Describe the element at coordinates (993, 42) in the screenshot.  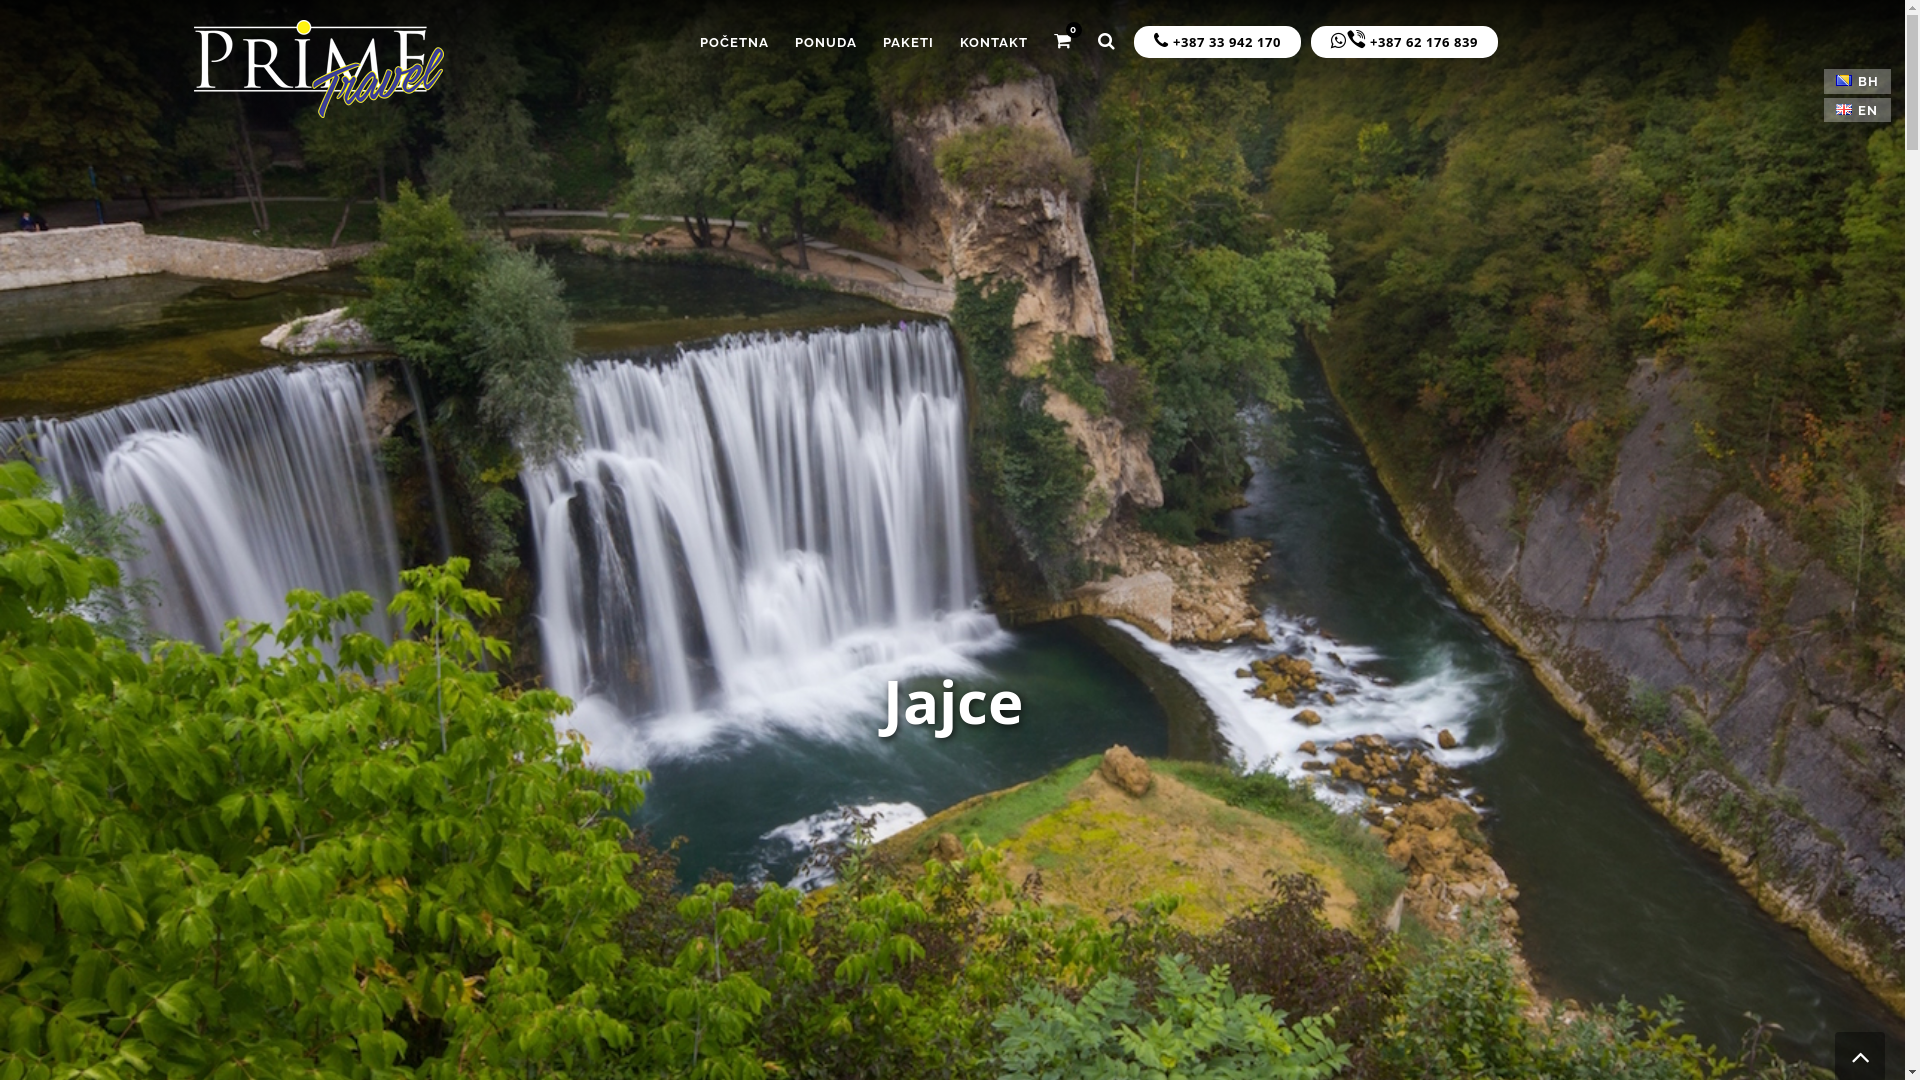
I see `'KONTAKT'` at that location.